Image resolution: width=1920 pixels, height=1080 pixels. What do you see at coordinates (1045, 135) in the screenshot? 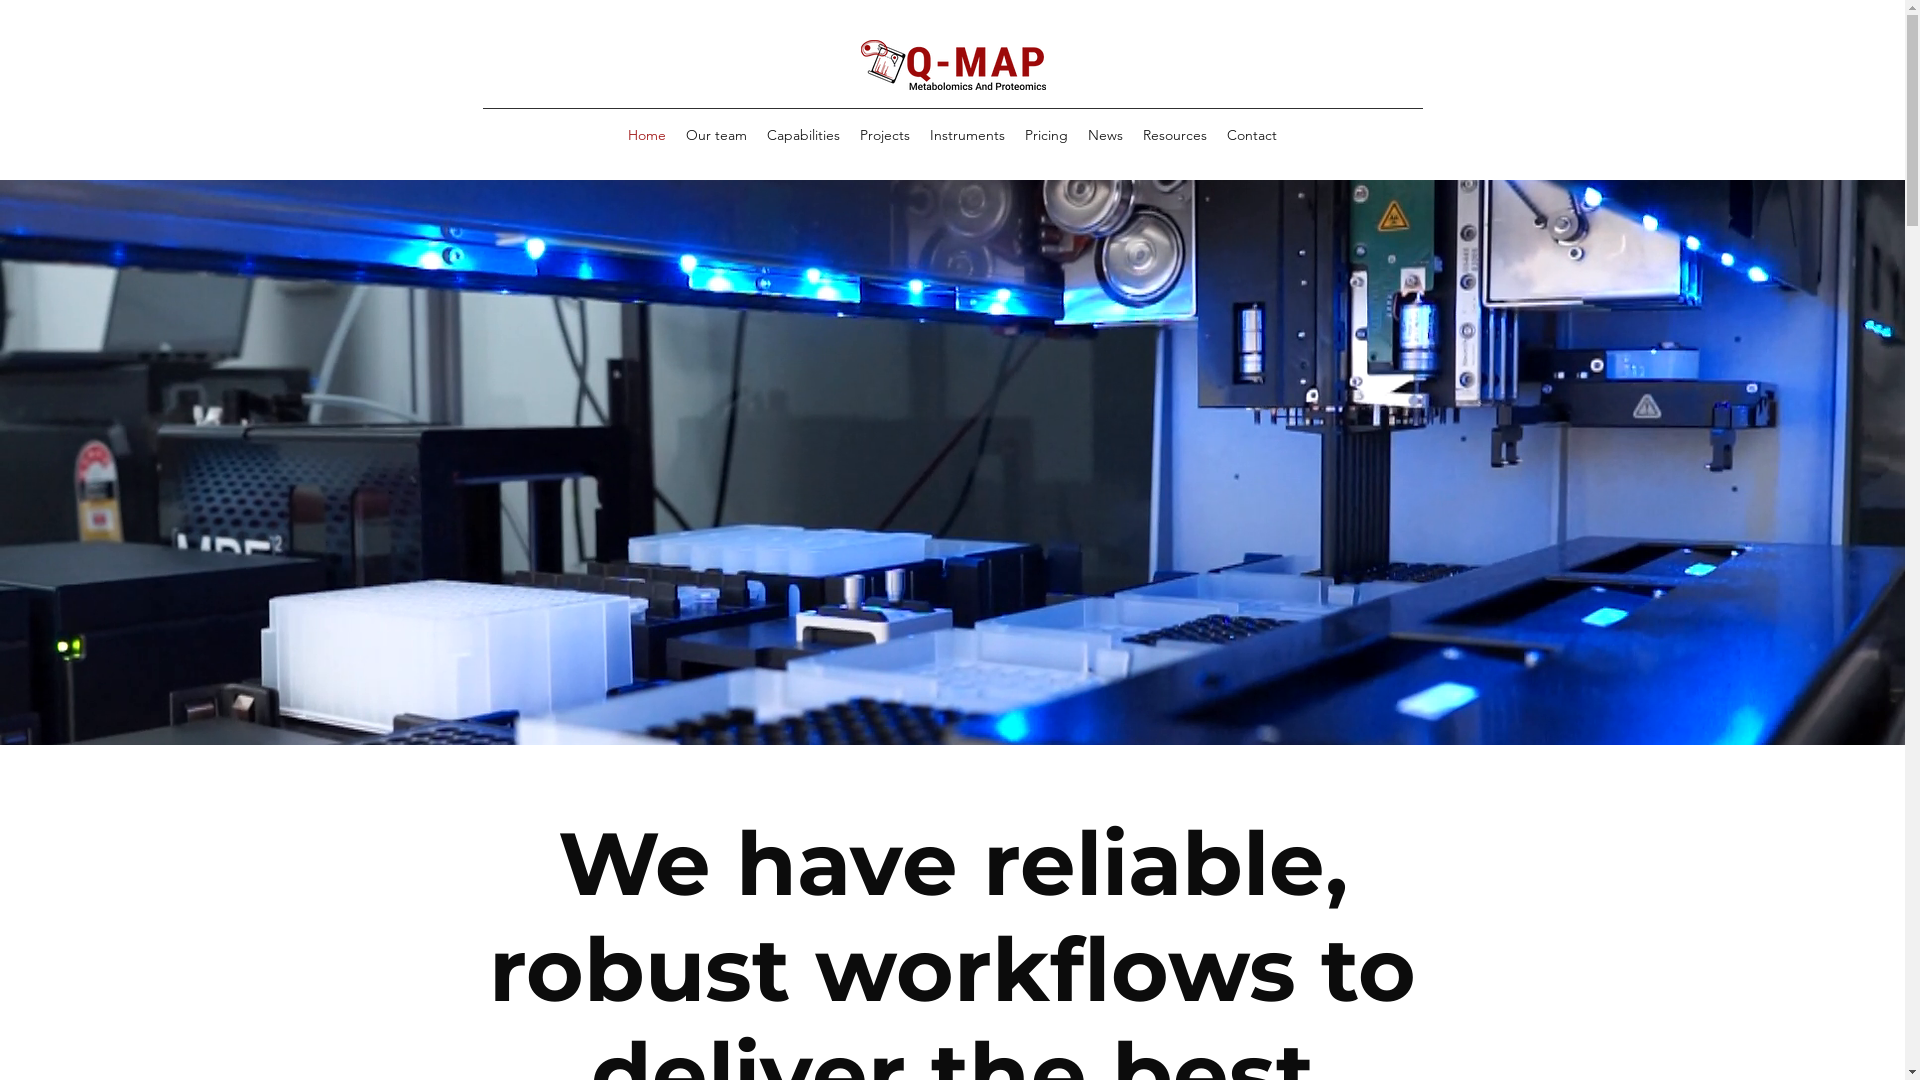
I see `'Pricing'` at bounding box center [1045, 135].